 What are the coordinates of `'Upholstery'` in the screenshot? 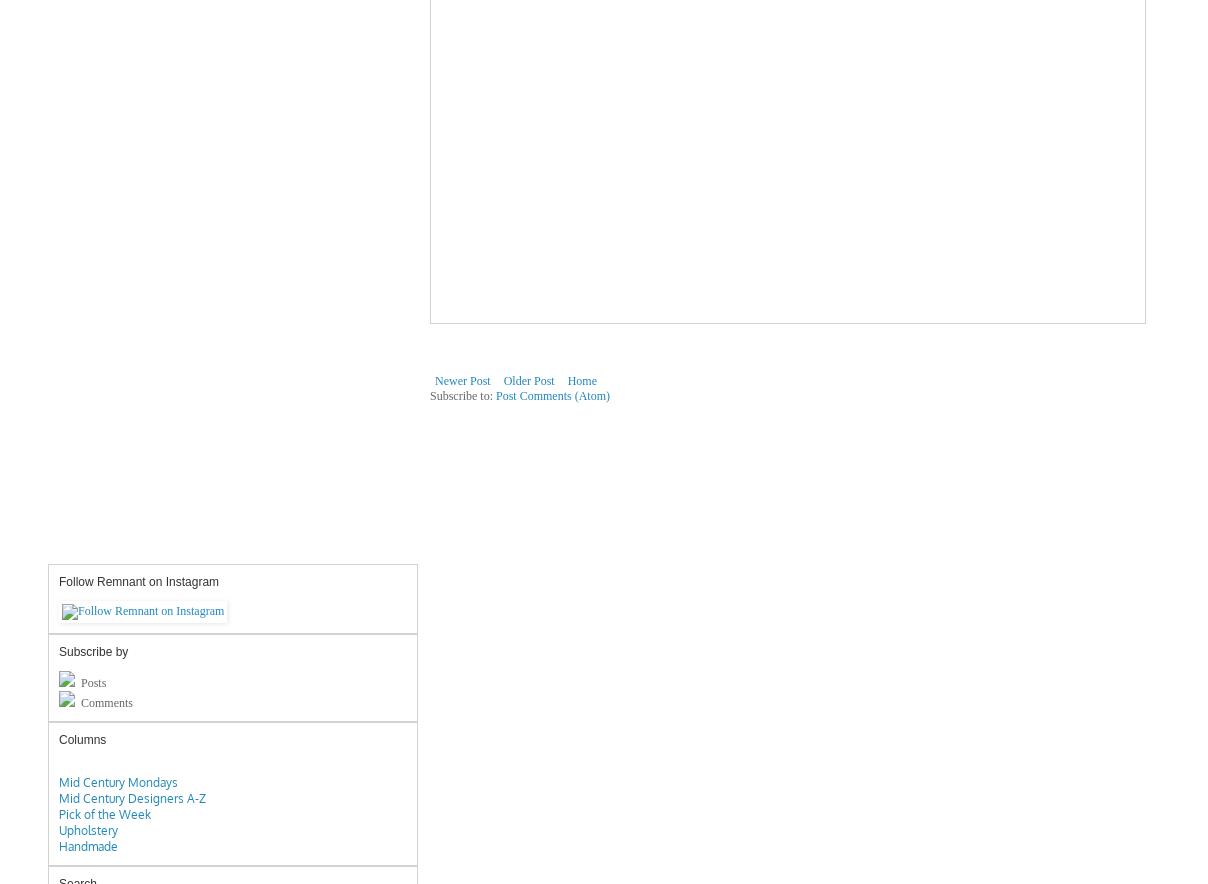 It's located at (87, 829).